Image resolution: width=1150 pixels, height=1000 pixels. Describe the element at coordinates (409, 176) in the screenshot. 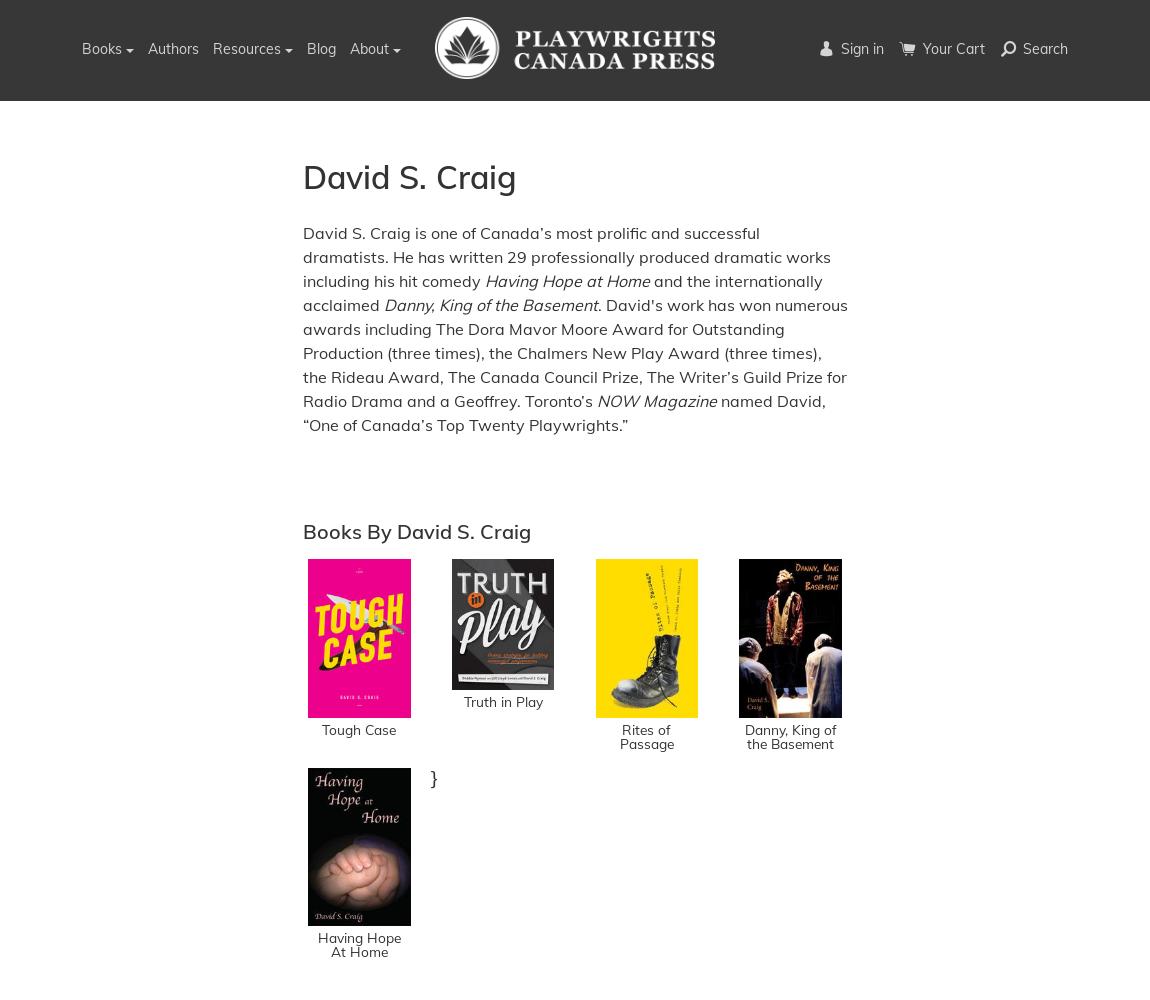

I see `'David S. Craig'` at that location.